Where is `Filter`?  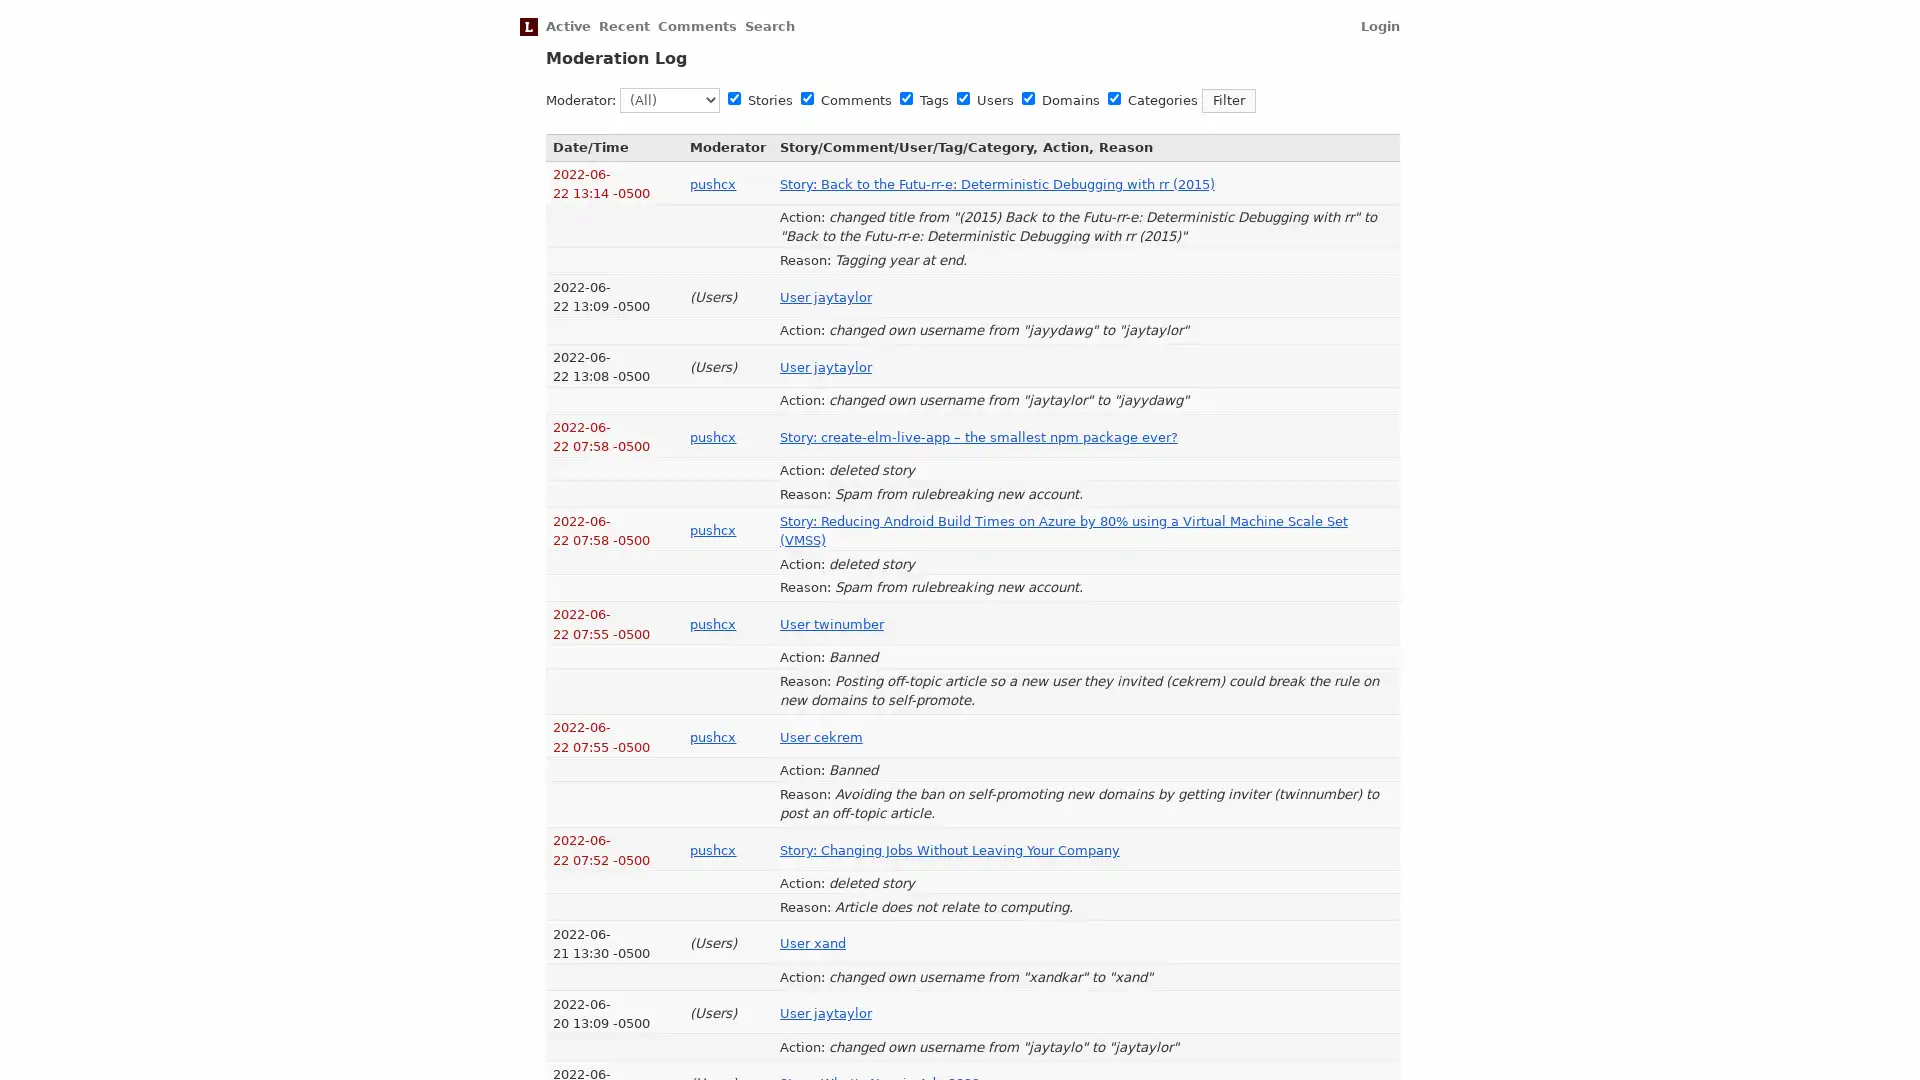
Filter is located at coordinates (1227, 100).